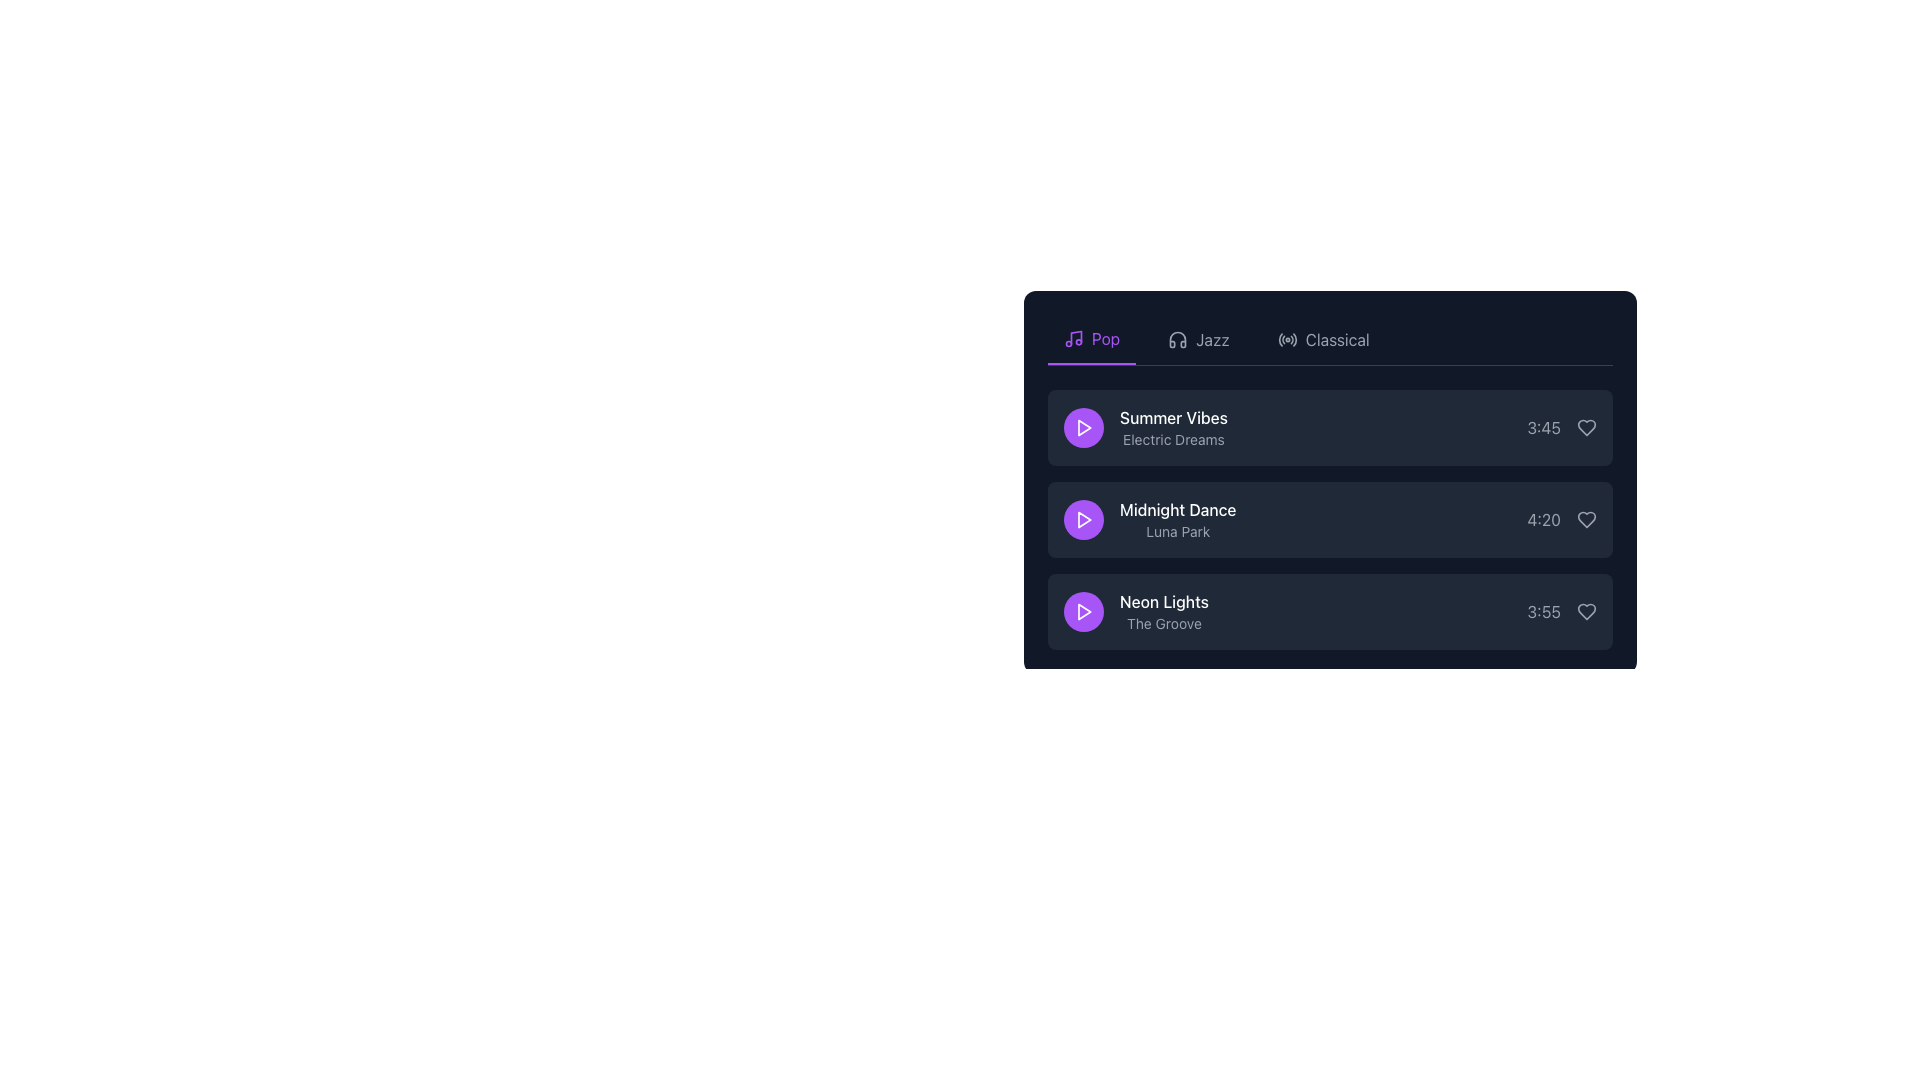 This screenshot has width=1920, height=1080. Describe the element at coordinates (1586, 611) in the screenshot. I see `the heart icon button with a gray outline located in the third column of the song track list` at that location.